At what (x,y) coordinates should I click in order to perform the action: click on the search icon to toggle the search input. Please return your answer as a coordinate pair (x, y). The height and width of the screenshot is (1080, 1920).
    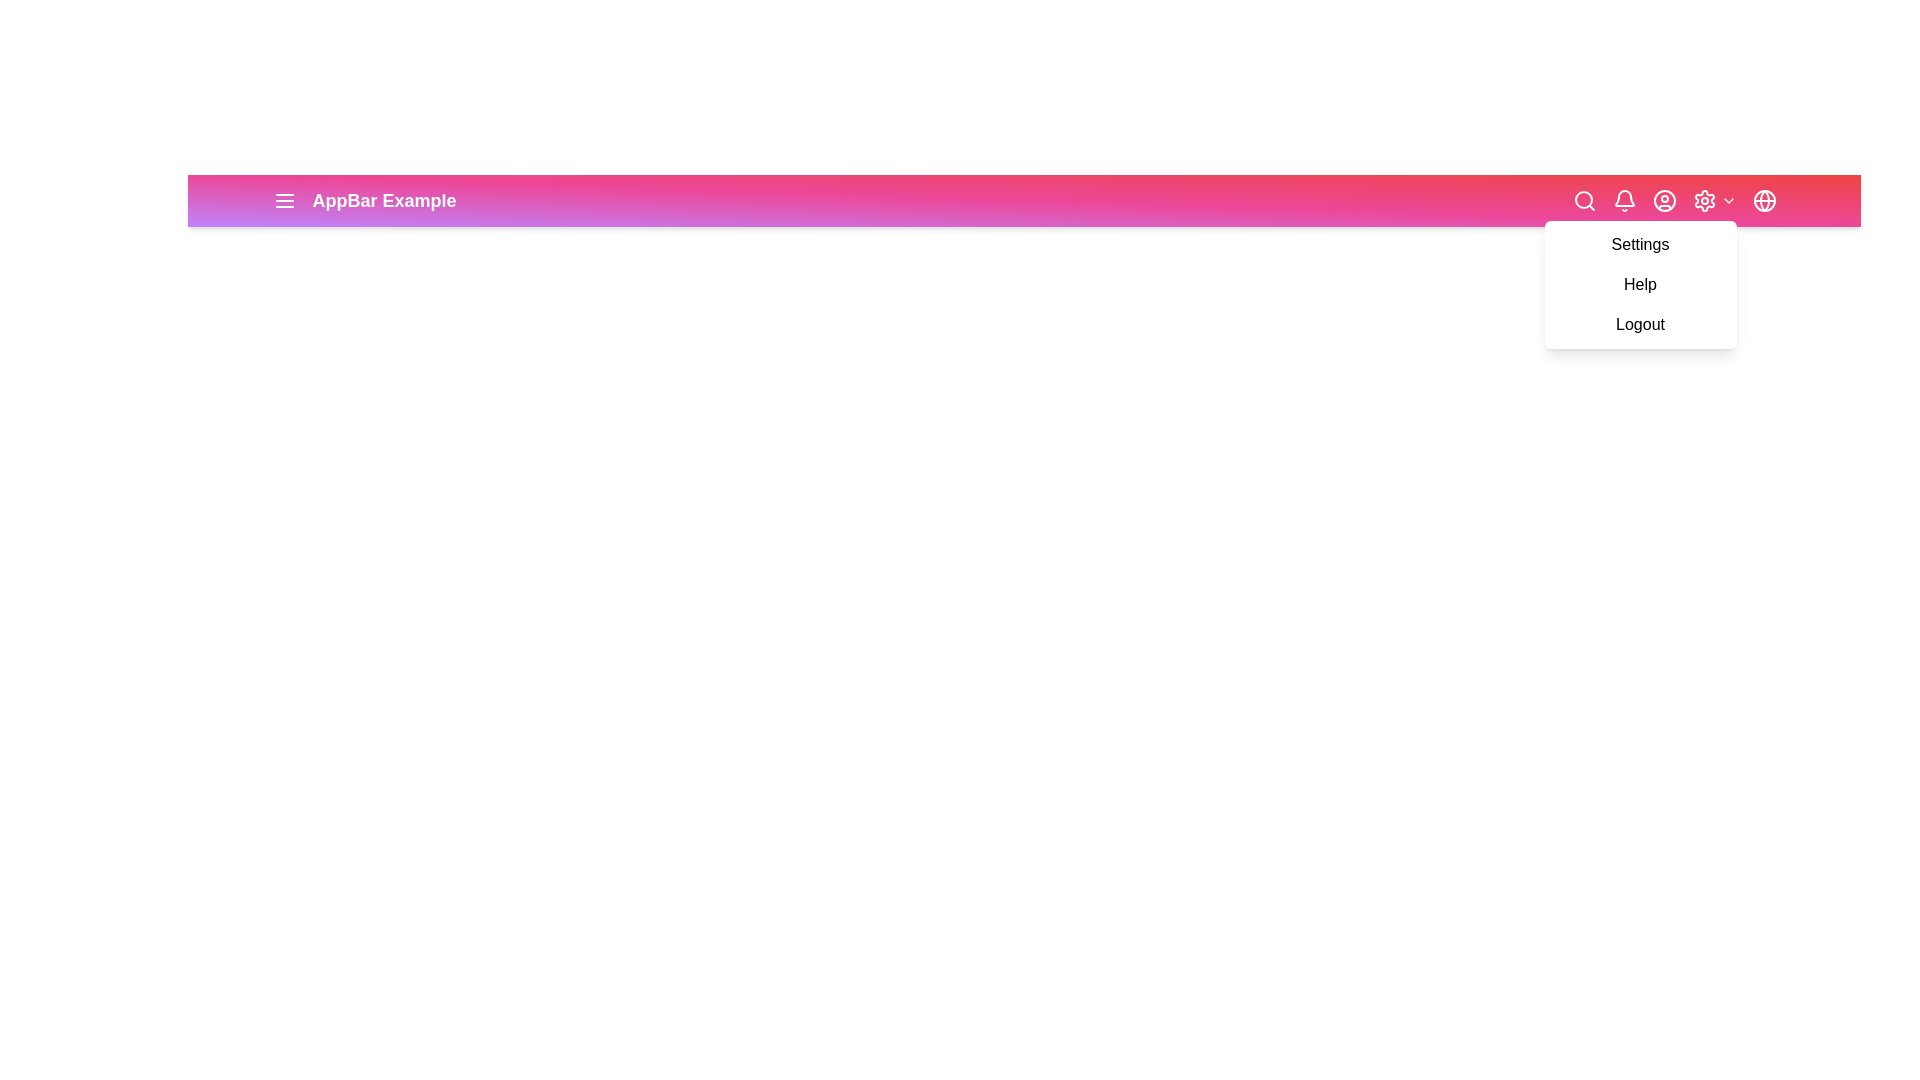
    Looking at the image, I should click on (1583, 200).